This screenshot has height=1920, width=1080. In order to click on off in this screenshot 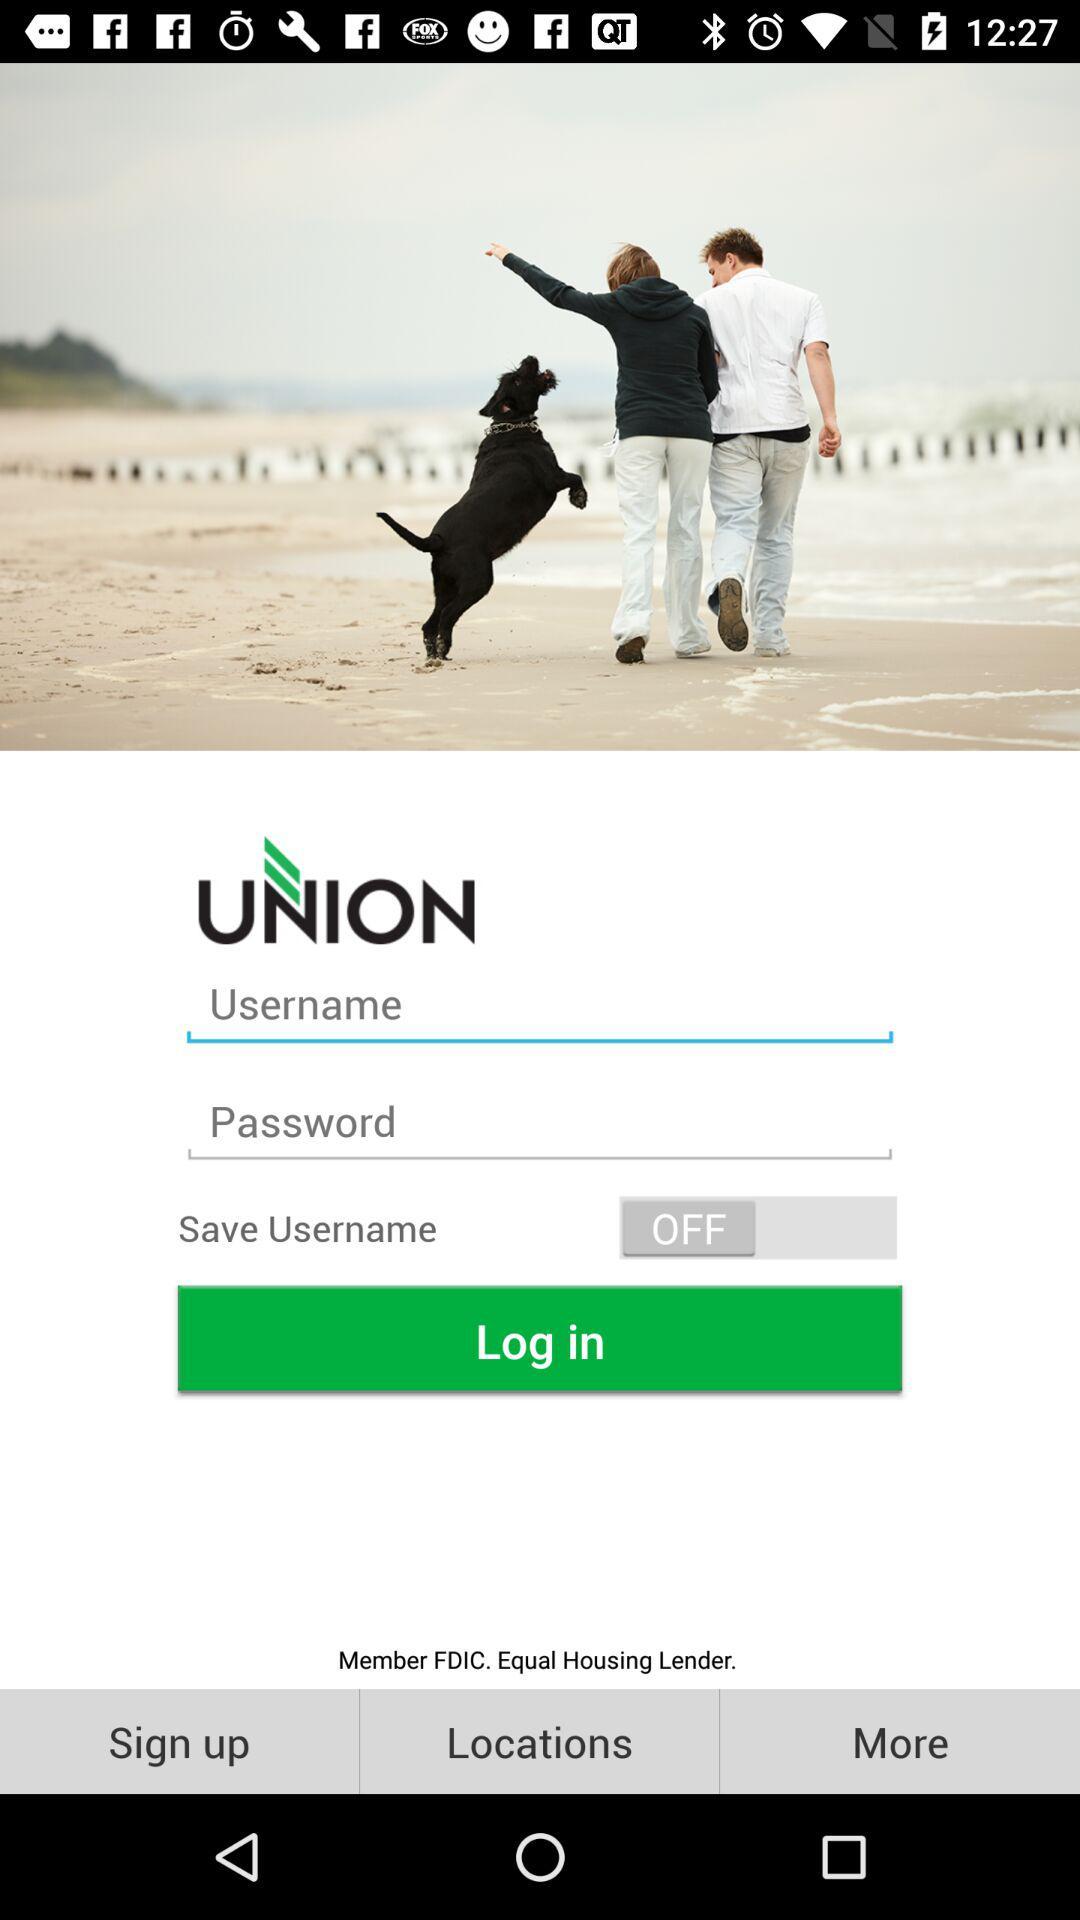, I will do `click(758, 1227)`.